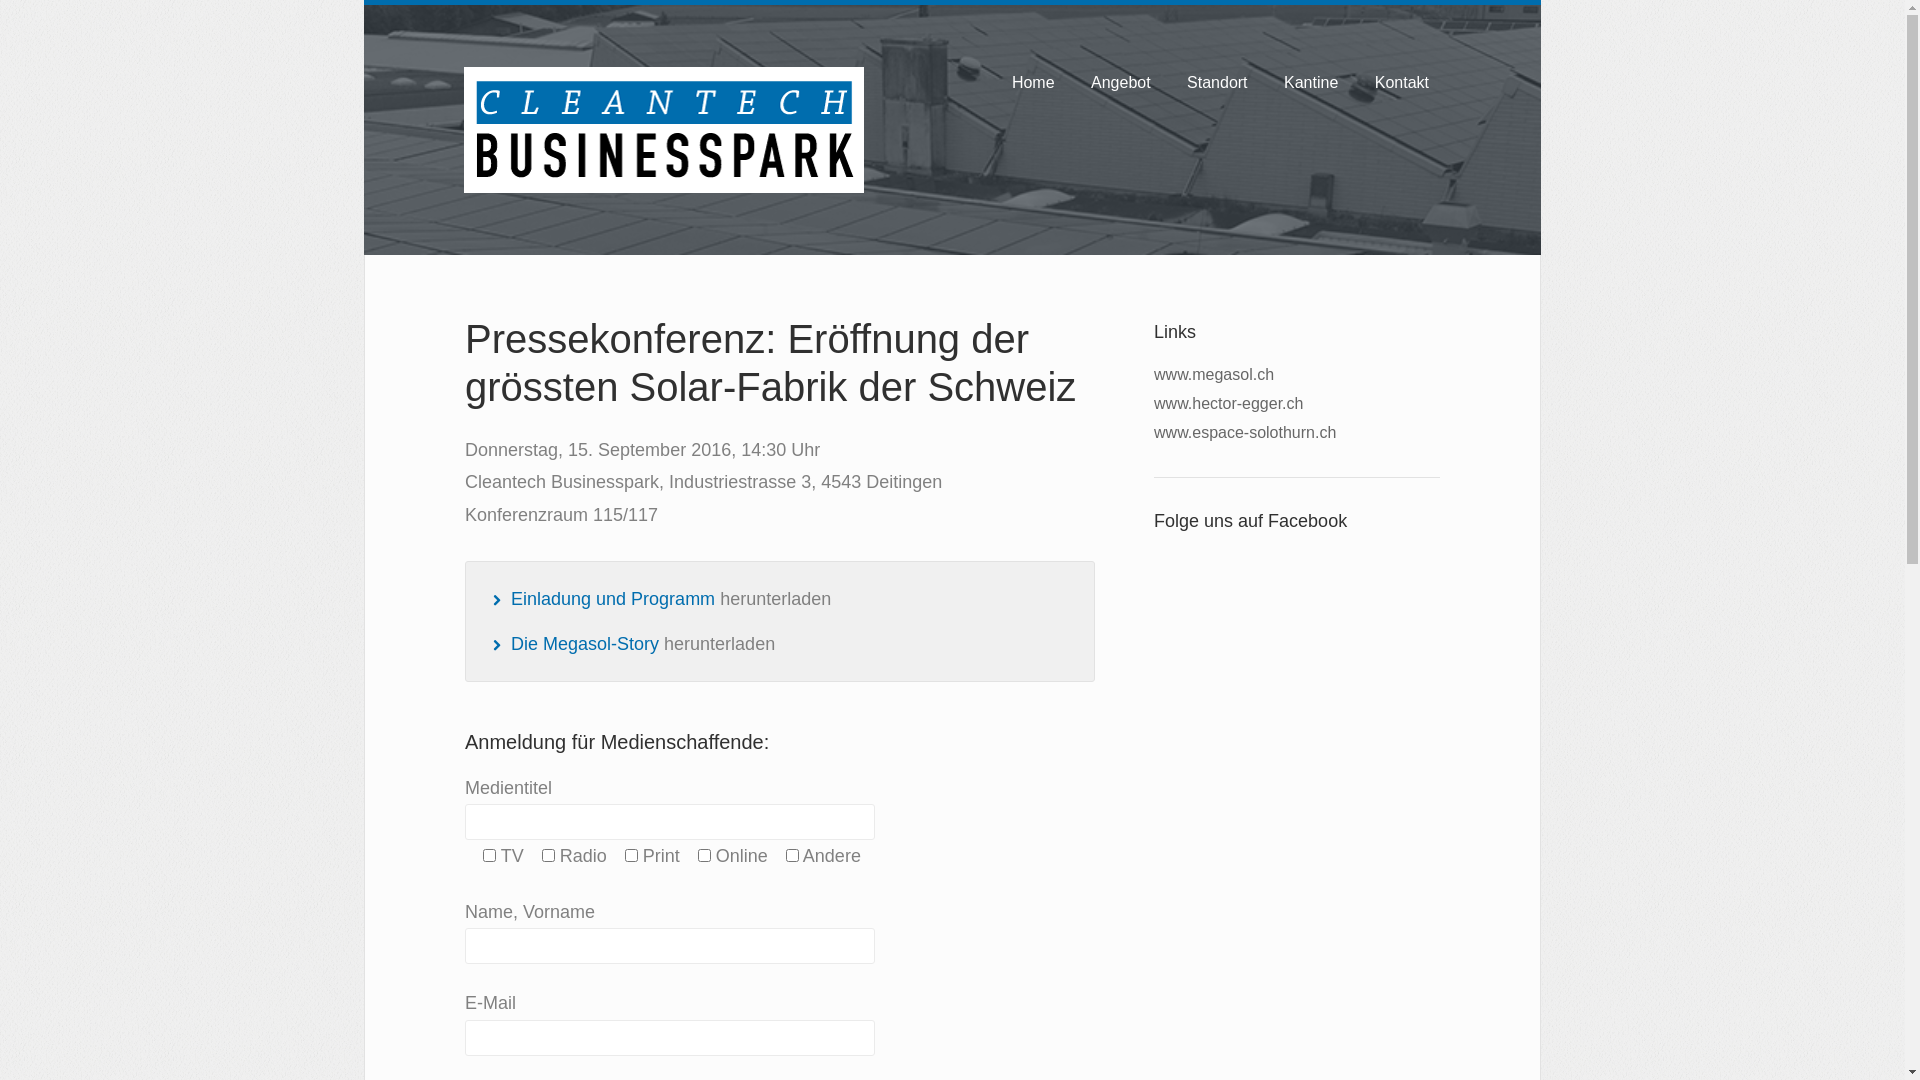 This screenshot has height=1080, width=1920. I want to click on 'Home', so click(1033, 82).